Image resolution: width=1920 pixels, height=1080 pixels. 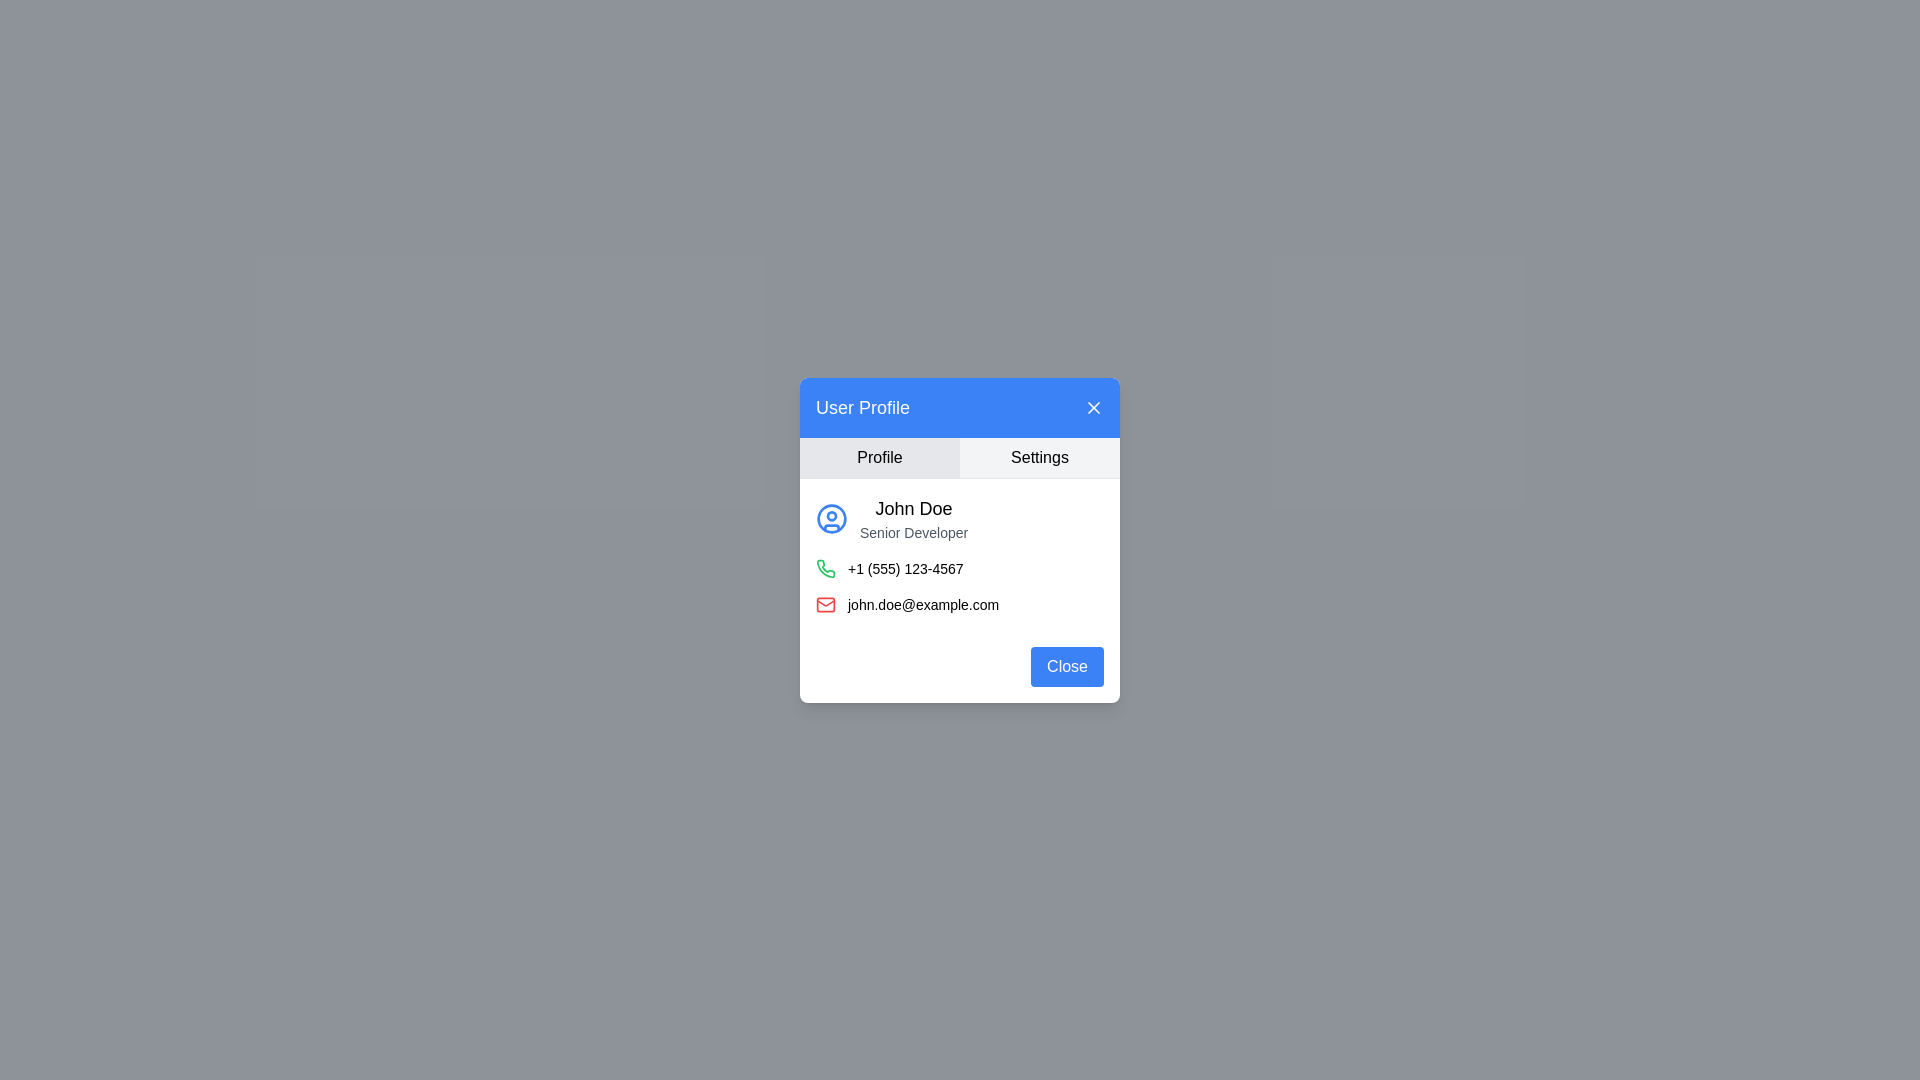 What do you see at coordinates (960, 554) in the screenshot?
I see `the Information display card in the User Profile modal, which contains user details such as name, role, phone number, and email address` at bounding box center [960, 554].